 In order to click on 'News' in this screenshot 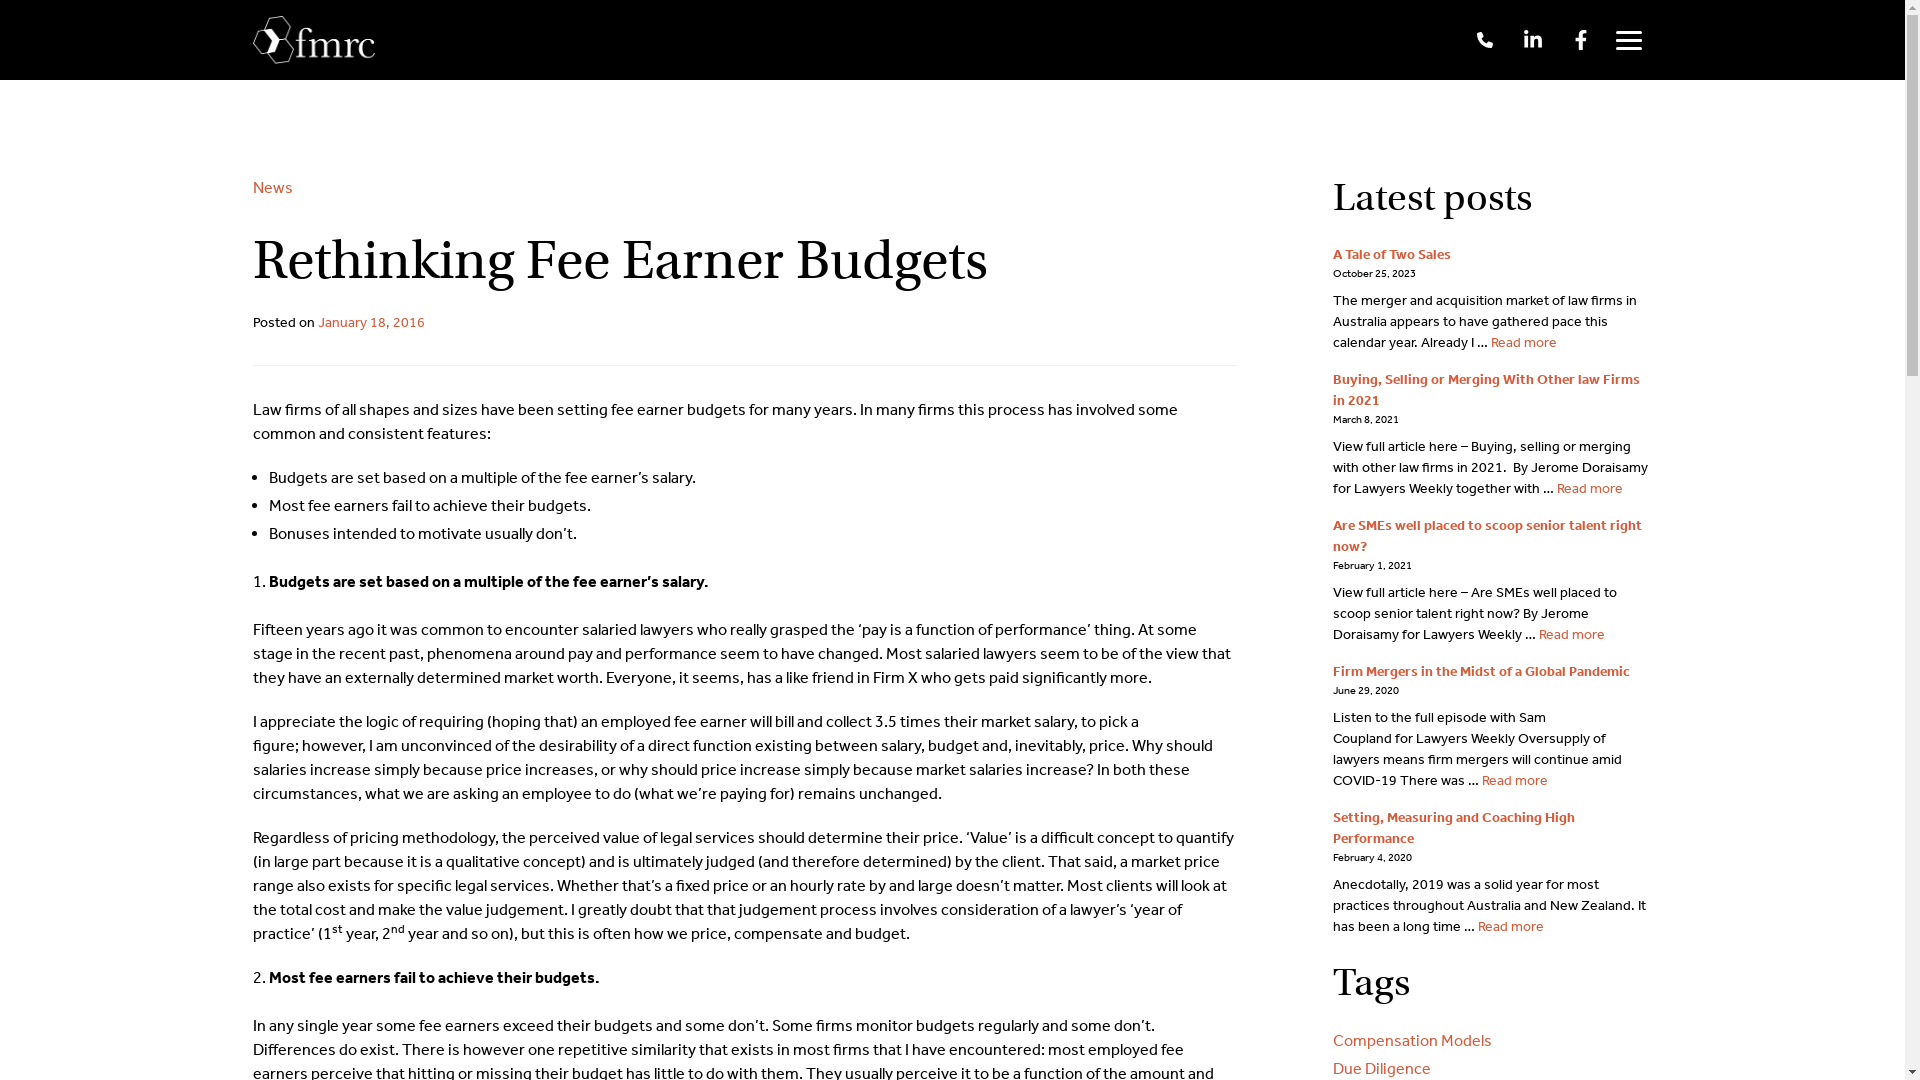, I will do `click(271, 187)`.